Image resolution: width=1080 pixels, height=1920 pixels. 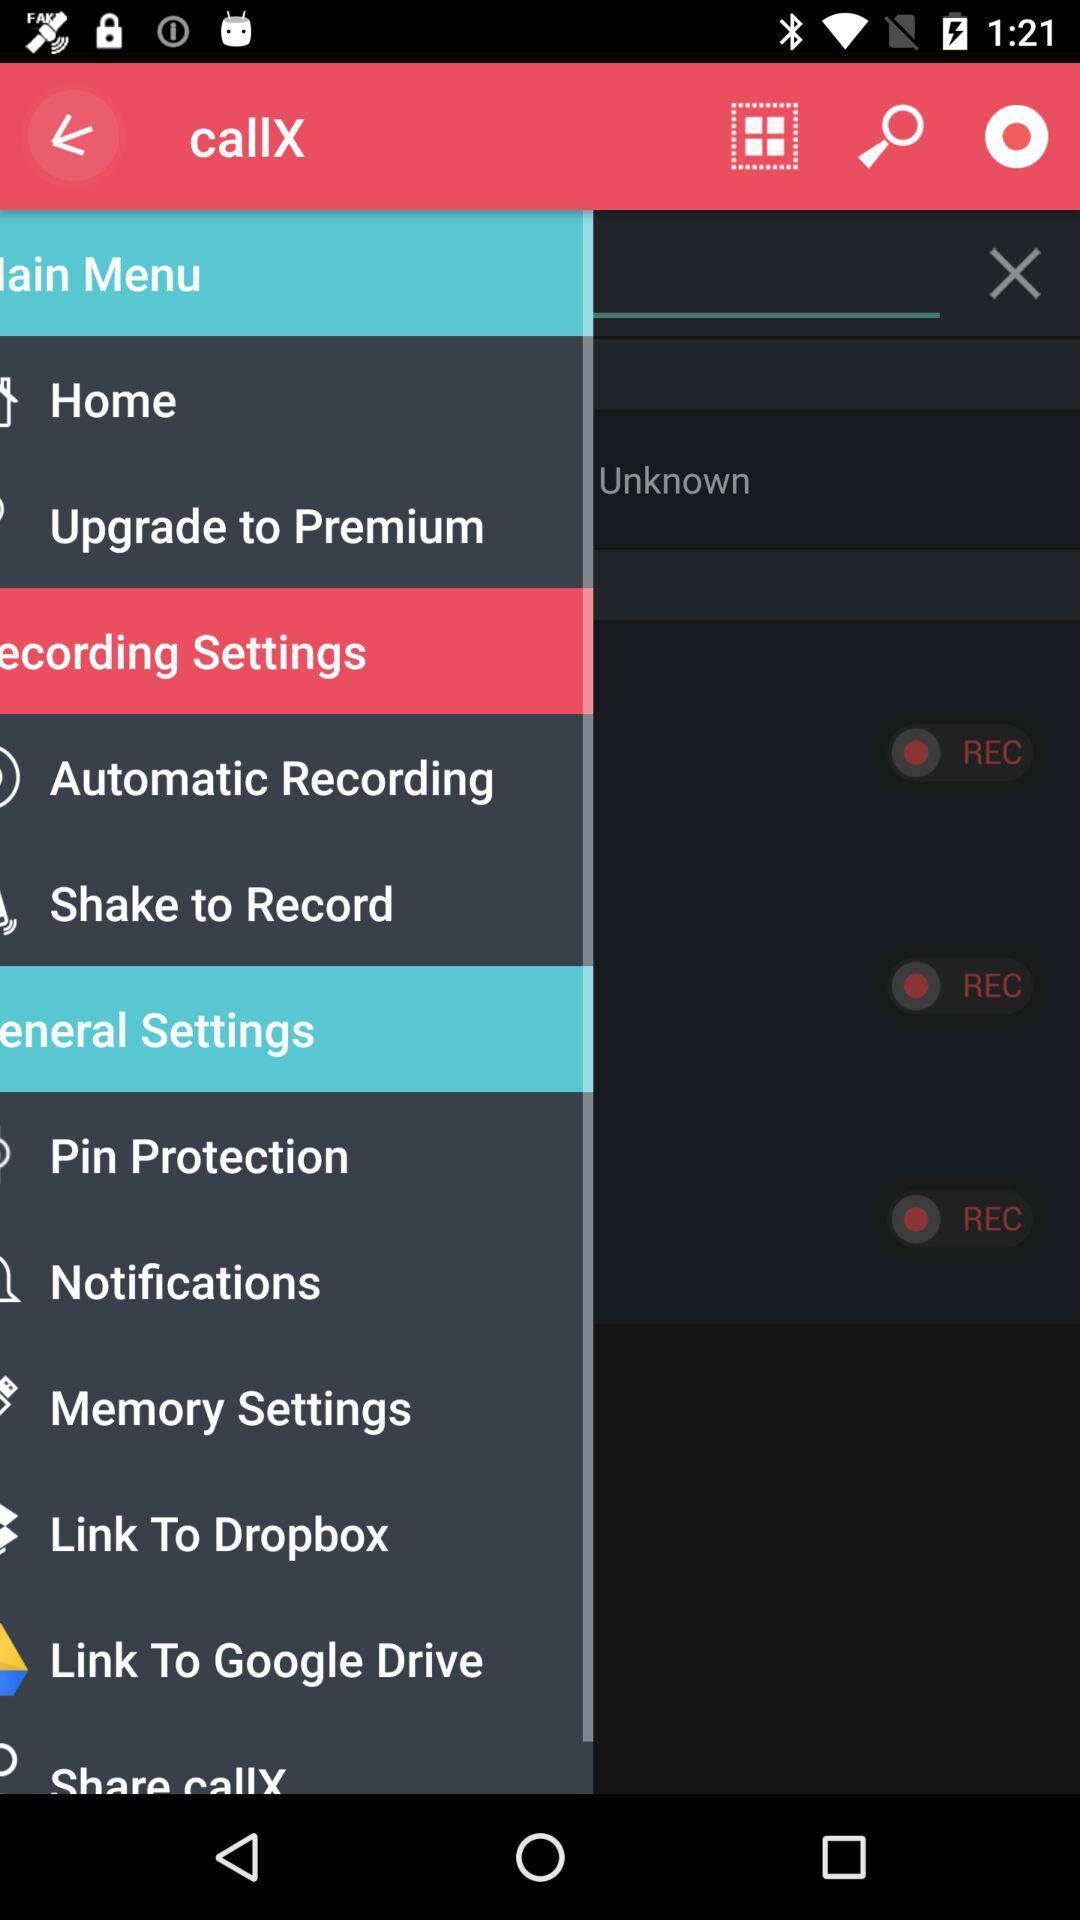 I want to click on the close icon, so click(x=1015, y=272).